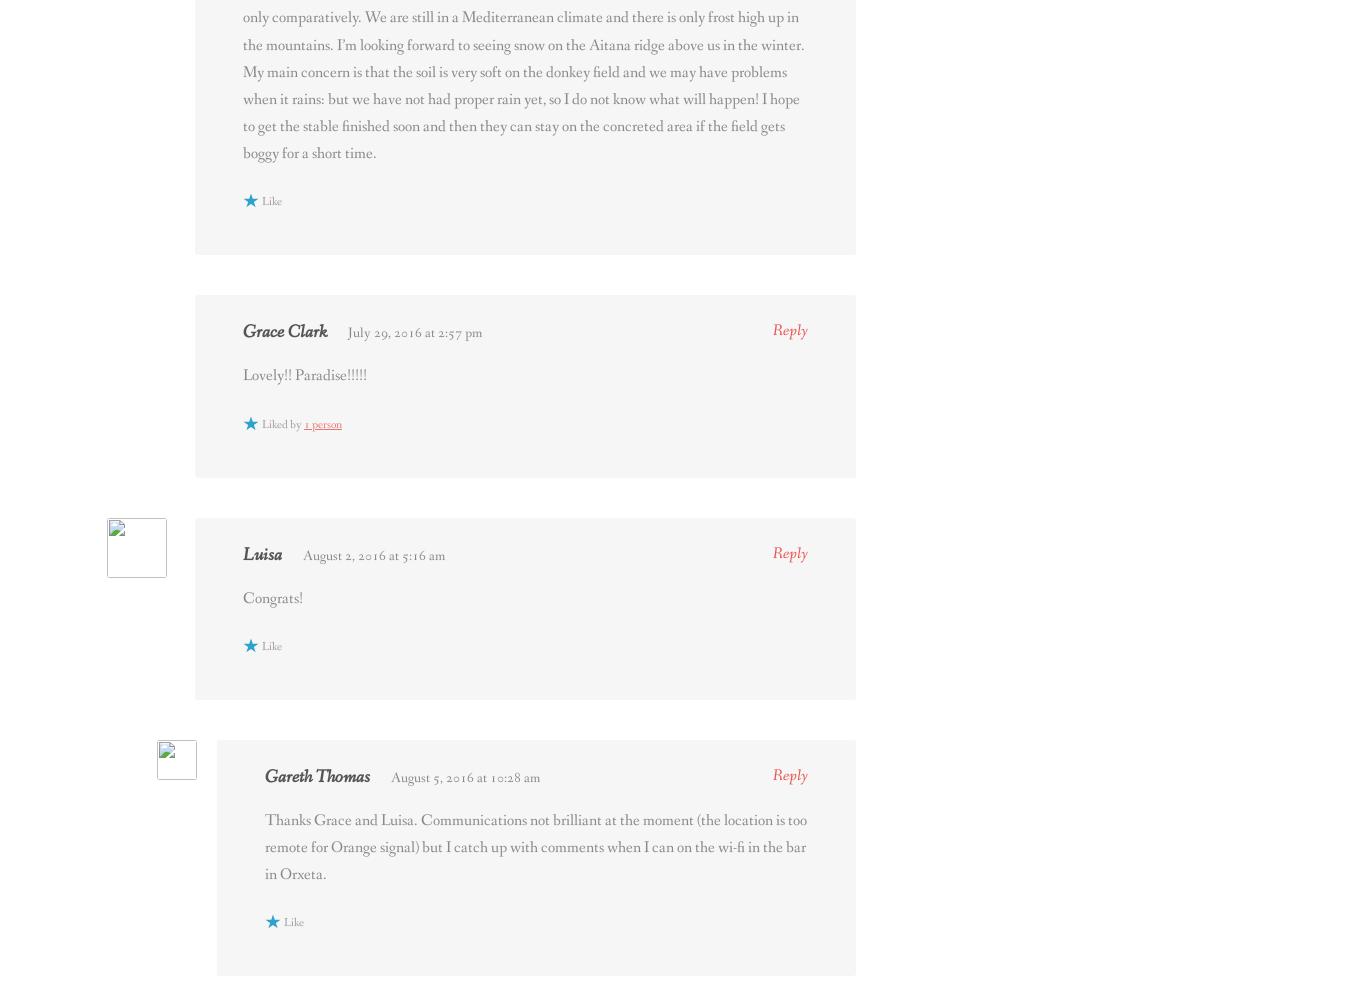 The height and width of the screenshot is (1004, 1366). Describe the element at coordinates (305, 375) in the screenshot. I see `'Lovely!!  Paradise!!!!!'` at that location.